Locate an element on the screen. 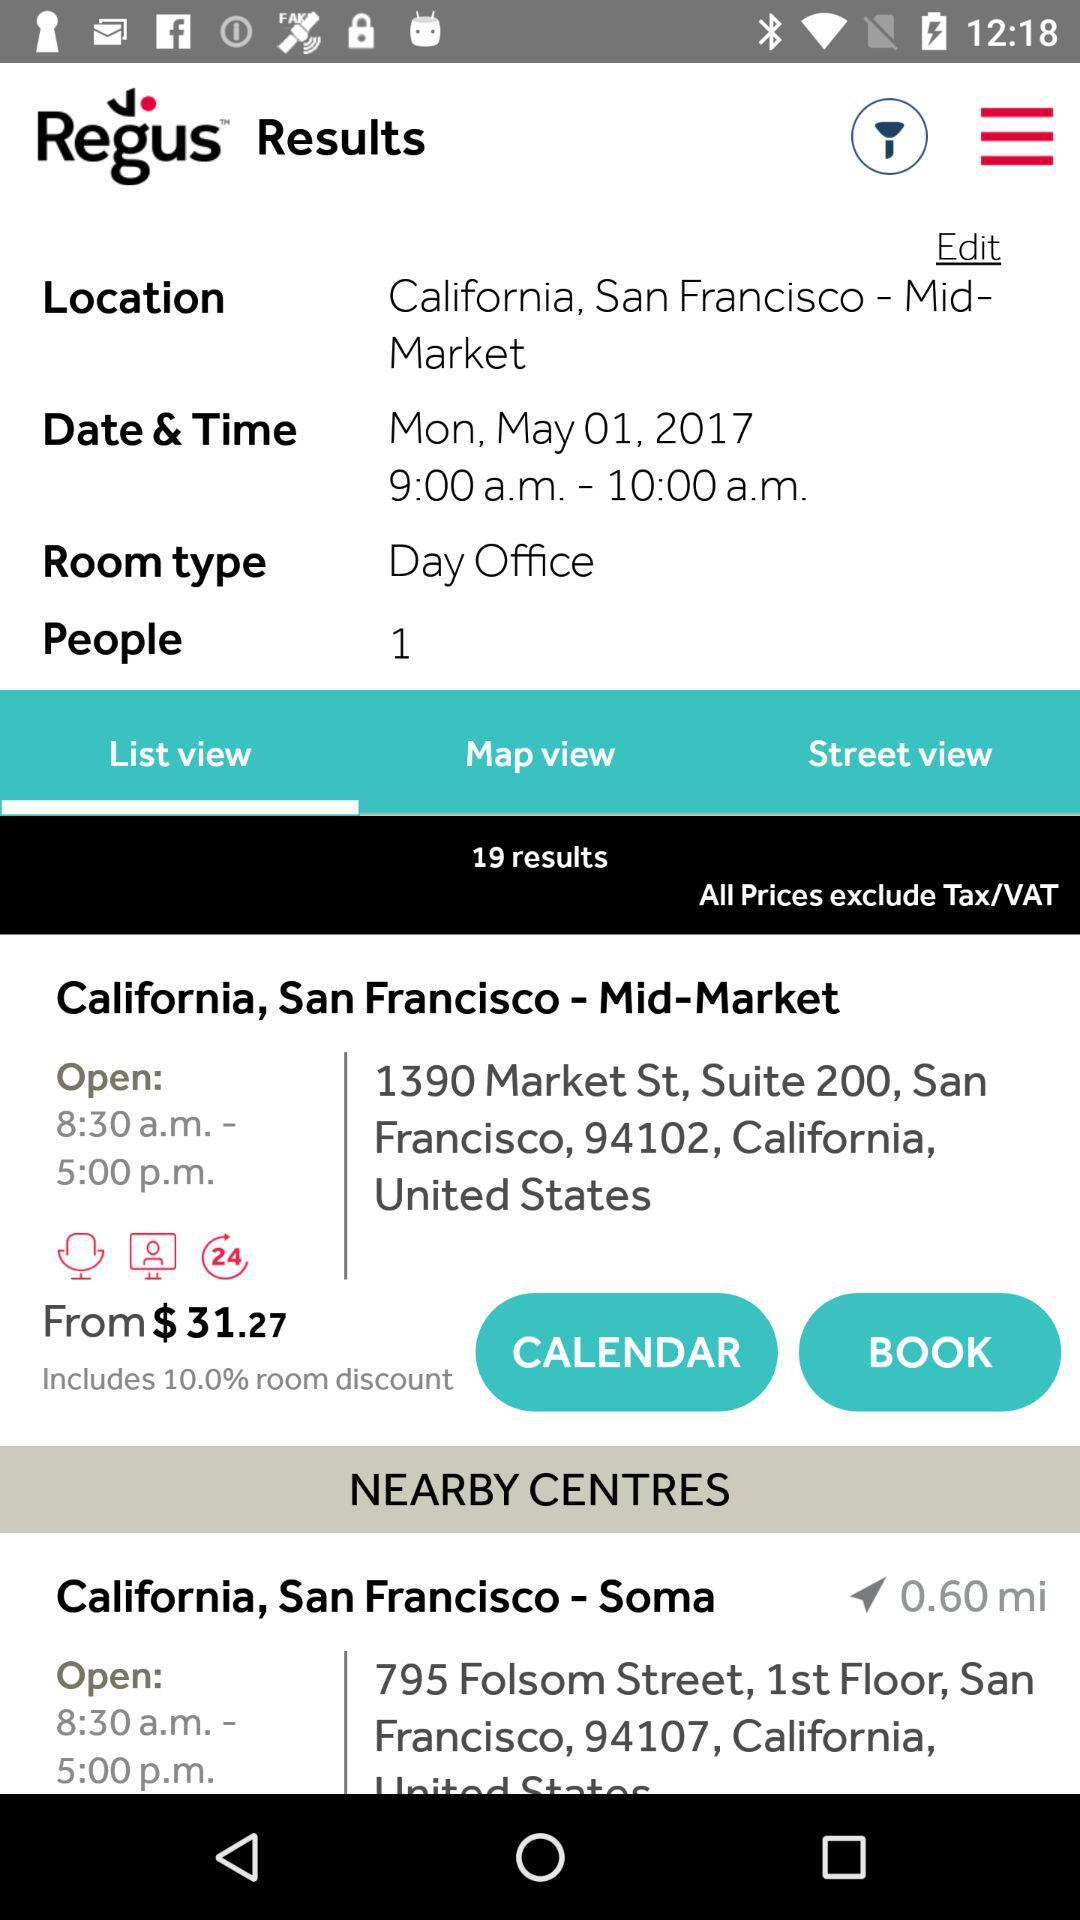 The height and width of the screenshot is (1920, 1080). the item below the 1390 market st is located at coordinates (929, 1352).